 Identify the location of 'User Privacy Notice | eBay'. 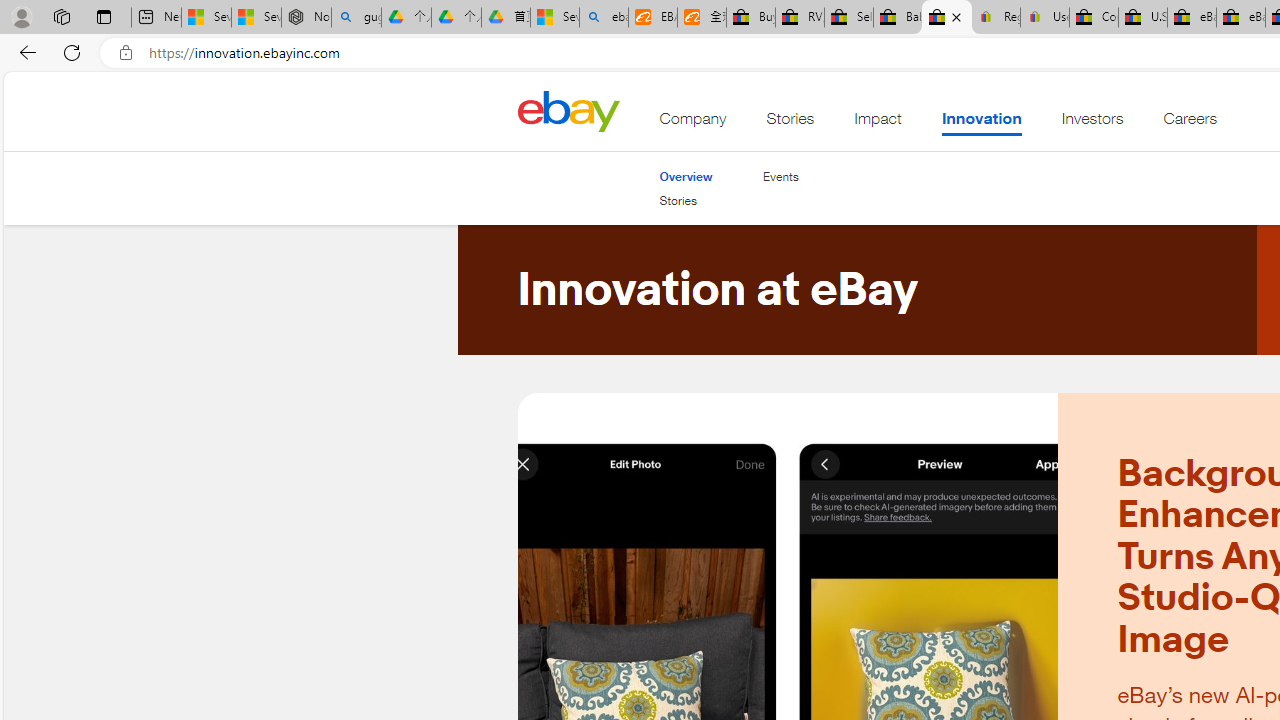
(1044, 17).